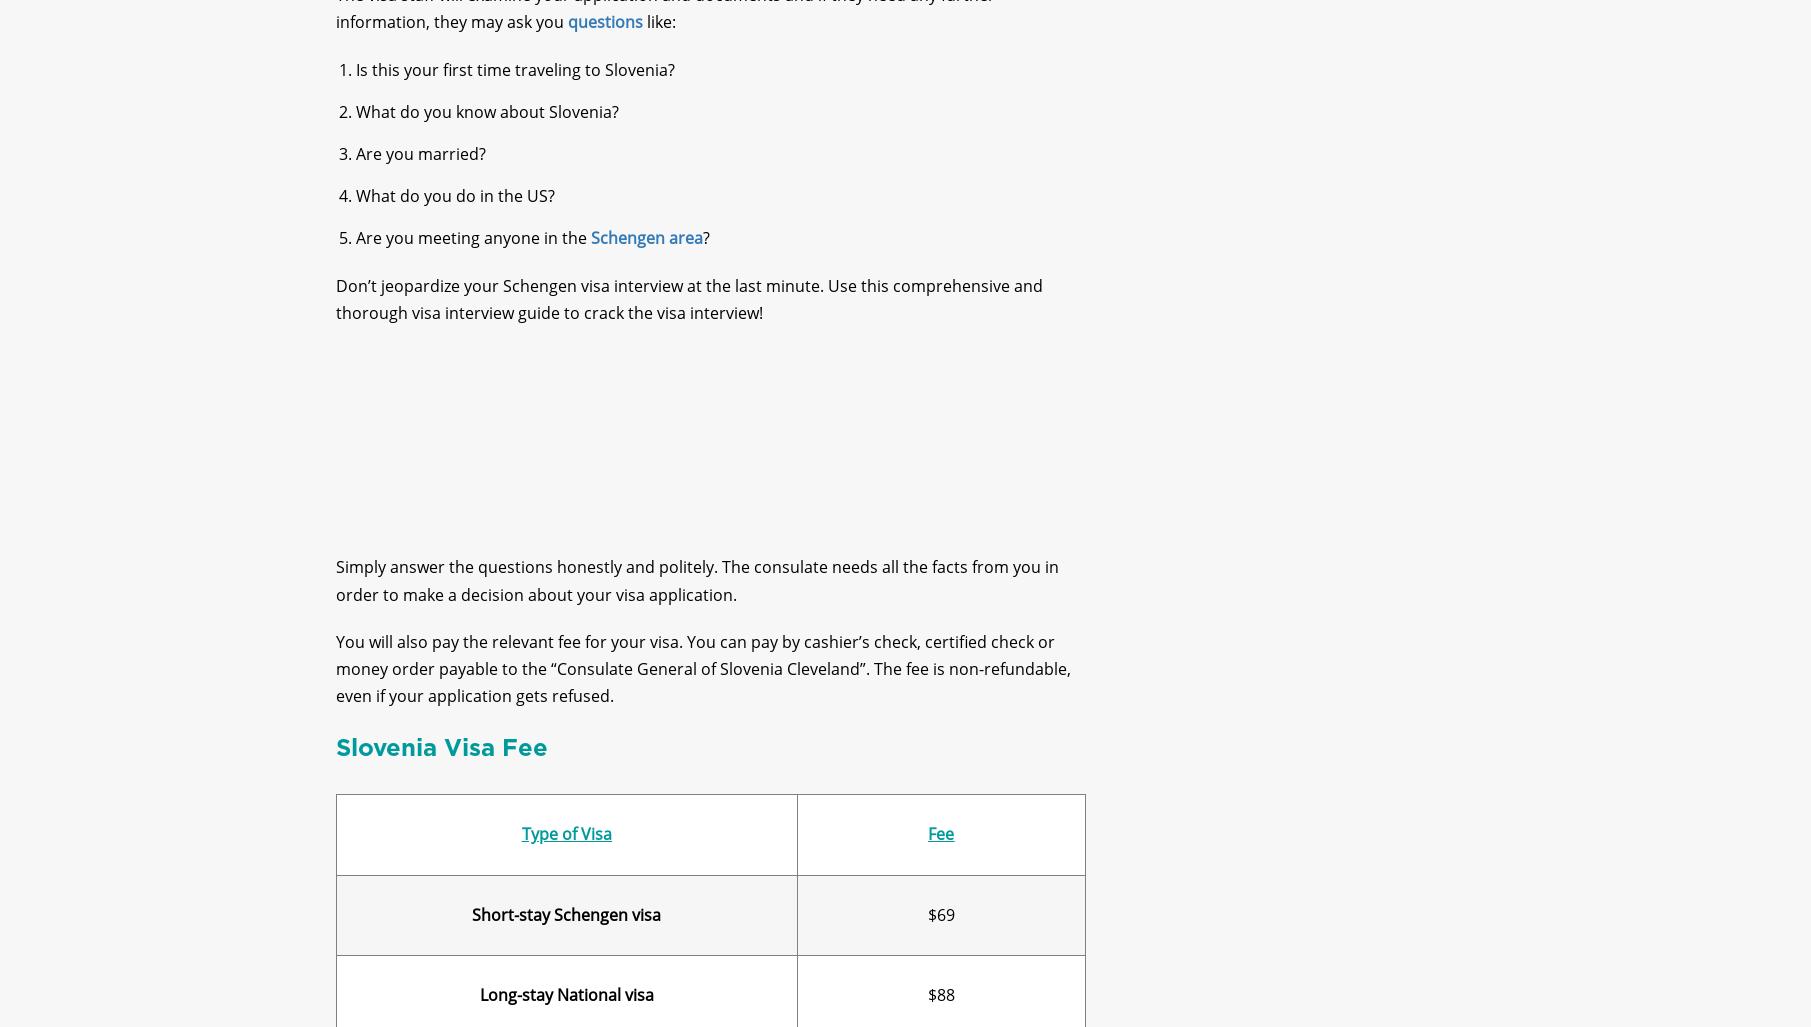 The image size is (1811, 1027). What do you see at coordinates (564, 1011) in the screenshot?
I see `'Long-stay National visa'` at bounding box center [564, 1011].